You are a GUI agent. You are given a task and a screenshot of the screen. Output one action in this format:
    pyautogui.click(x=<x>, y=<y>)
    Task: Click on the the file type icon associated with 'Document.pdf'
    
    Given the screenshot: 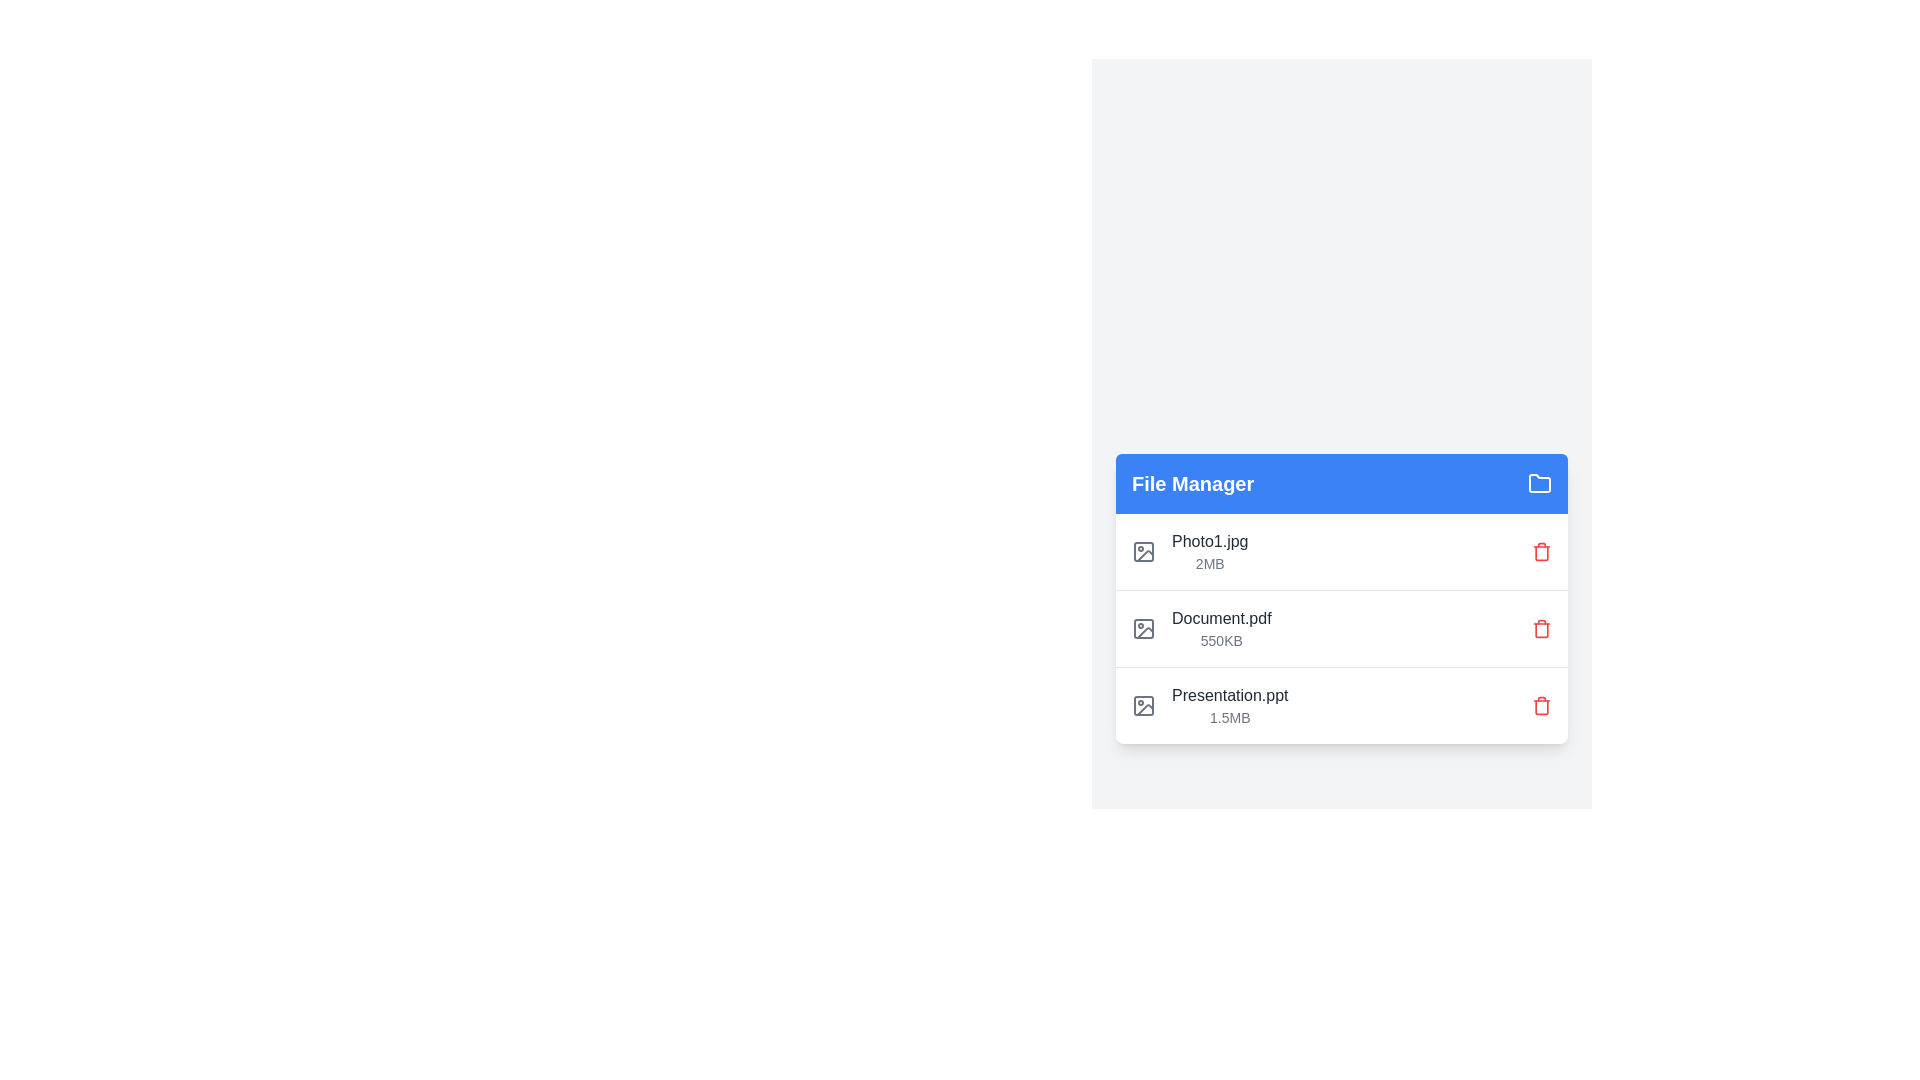 What is the action you would take?
    pyautogui.click(x=1143, y=627)
    